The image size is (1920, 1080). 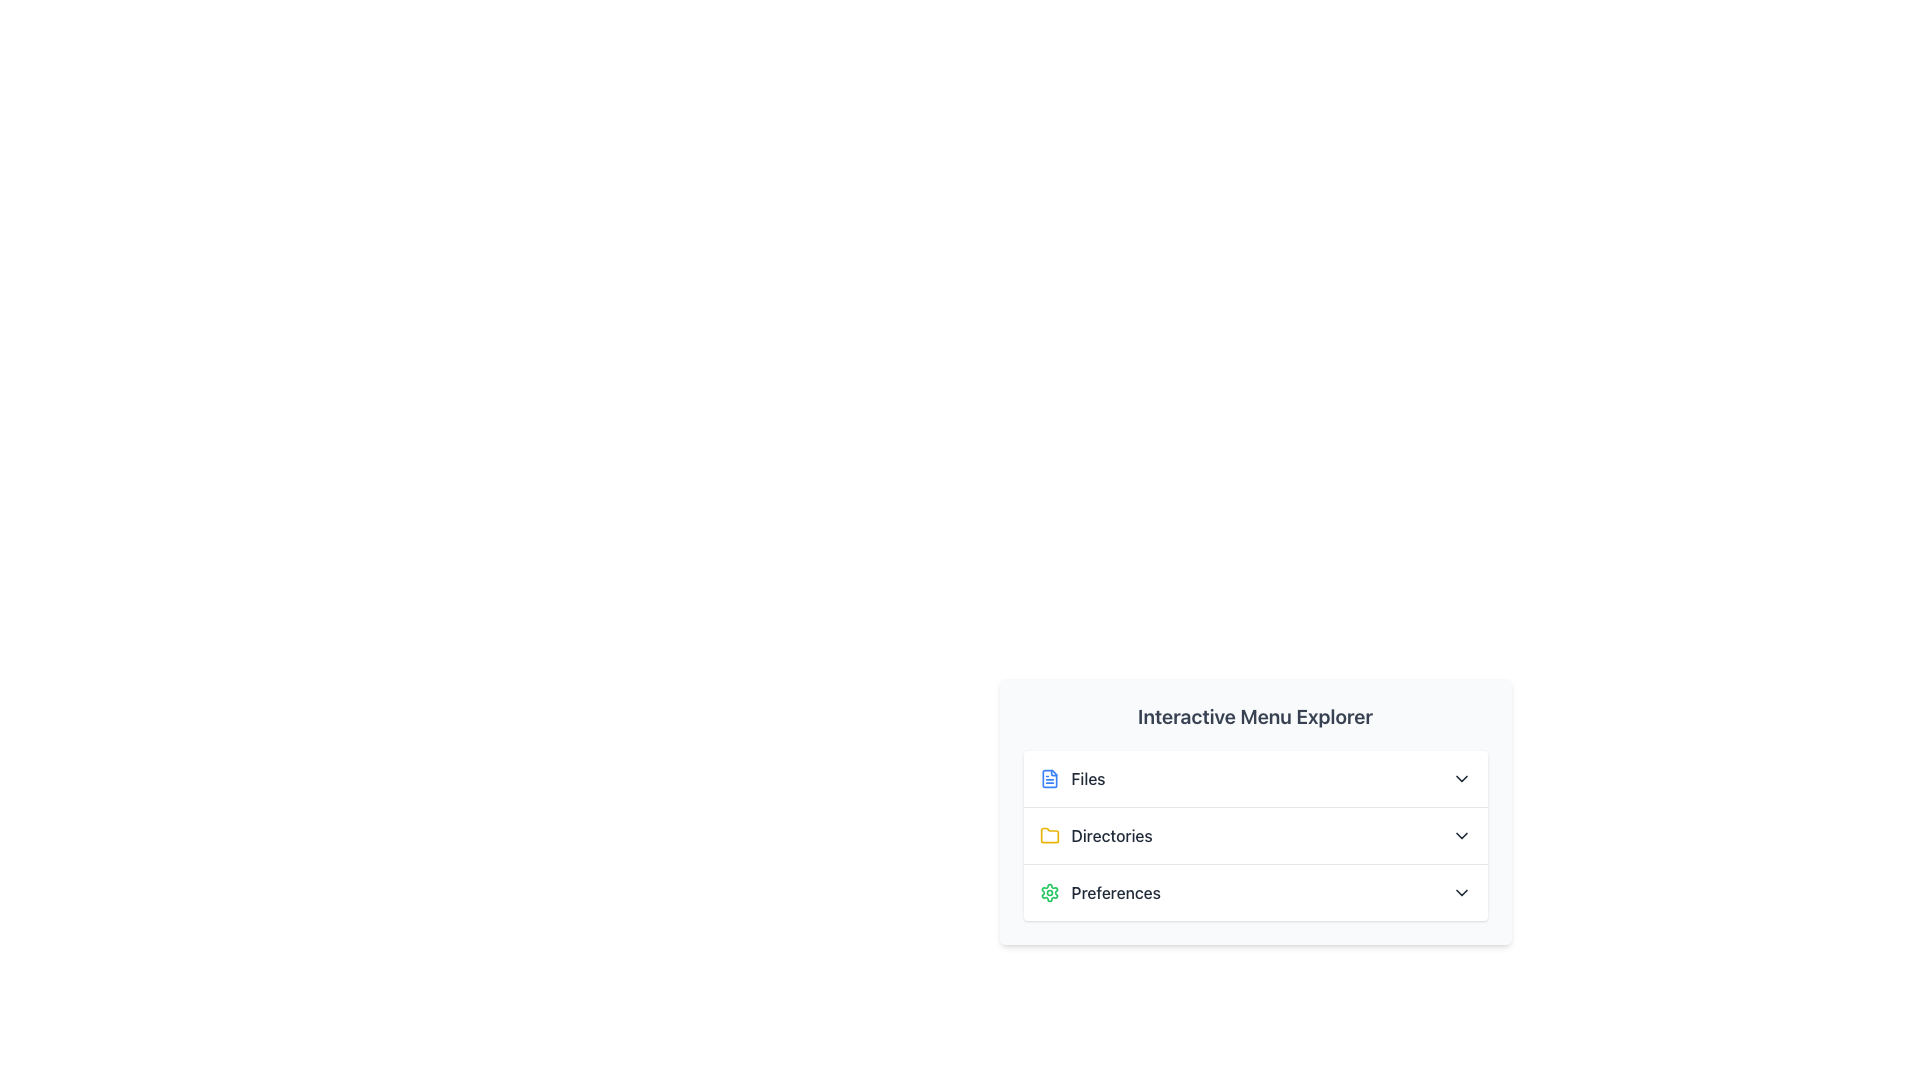 What do you see at coordinates (1254, 836) in the screenshot?
I see `the 'Directories' row of the dropdown menu, which is the second row between 'Files' and 'Preferences'` at bounding box center [1254, 836].